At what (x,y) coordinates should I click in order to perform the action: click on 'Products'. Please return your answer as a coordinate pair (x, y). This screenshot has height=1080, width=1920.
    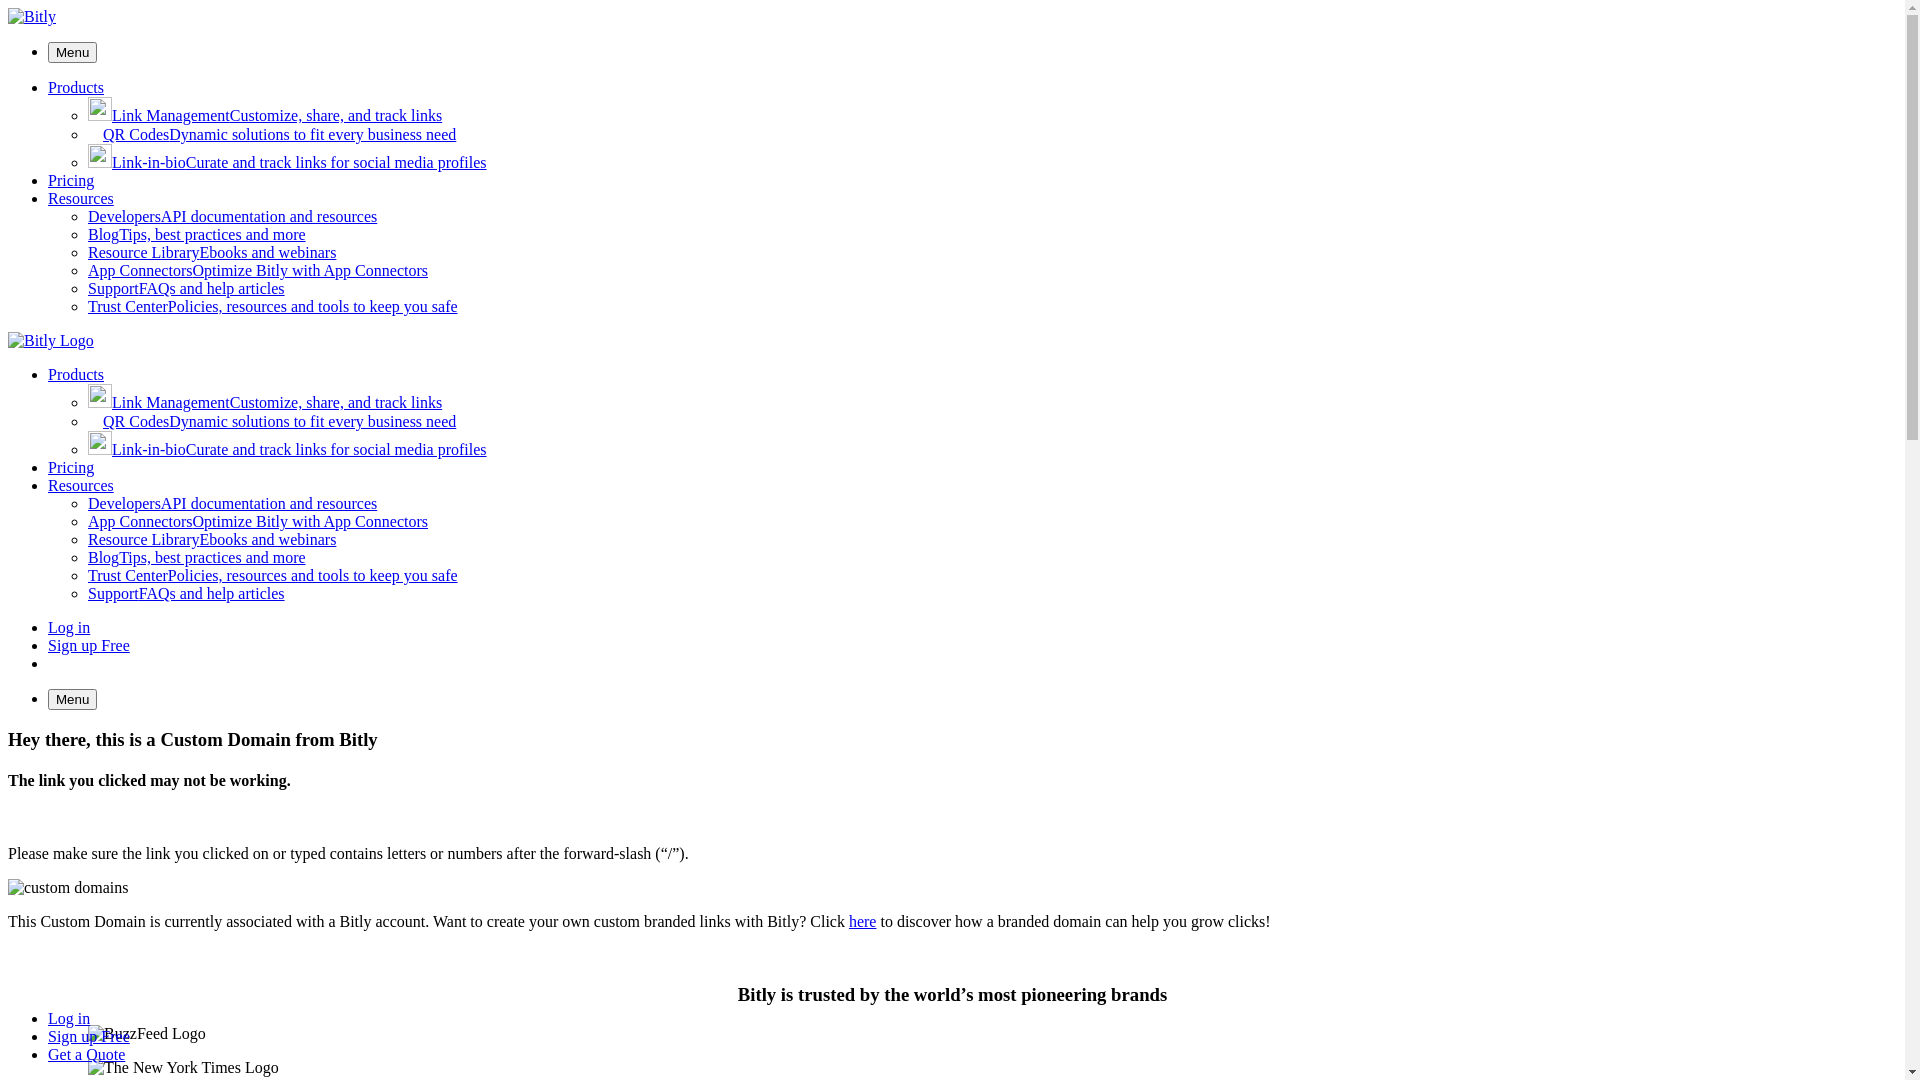
    Looking at the image, I should click on (76, 374).